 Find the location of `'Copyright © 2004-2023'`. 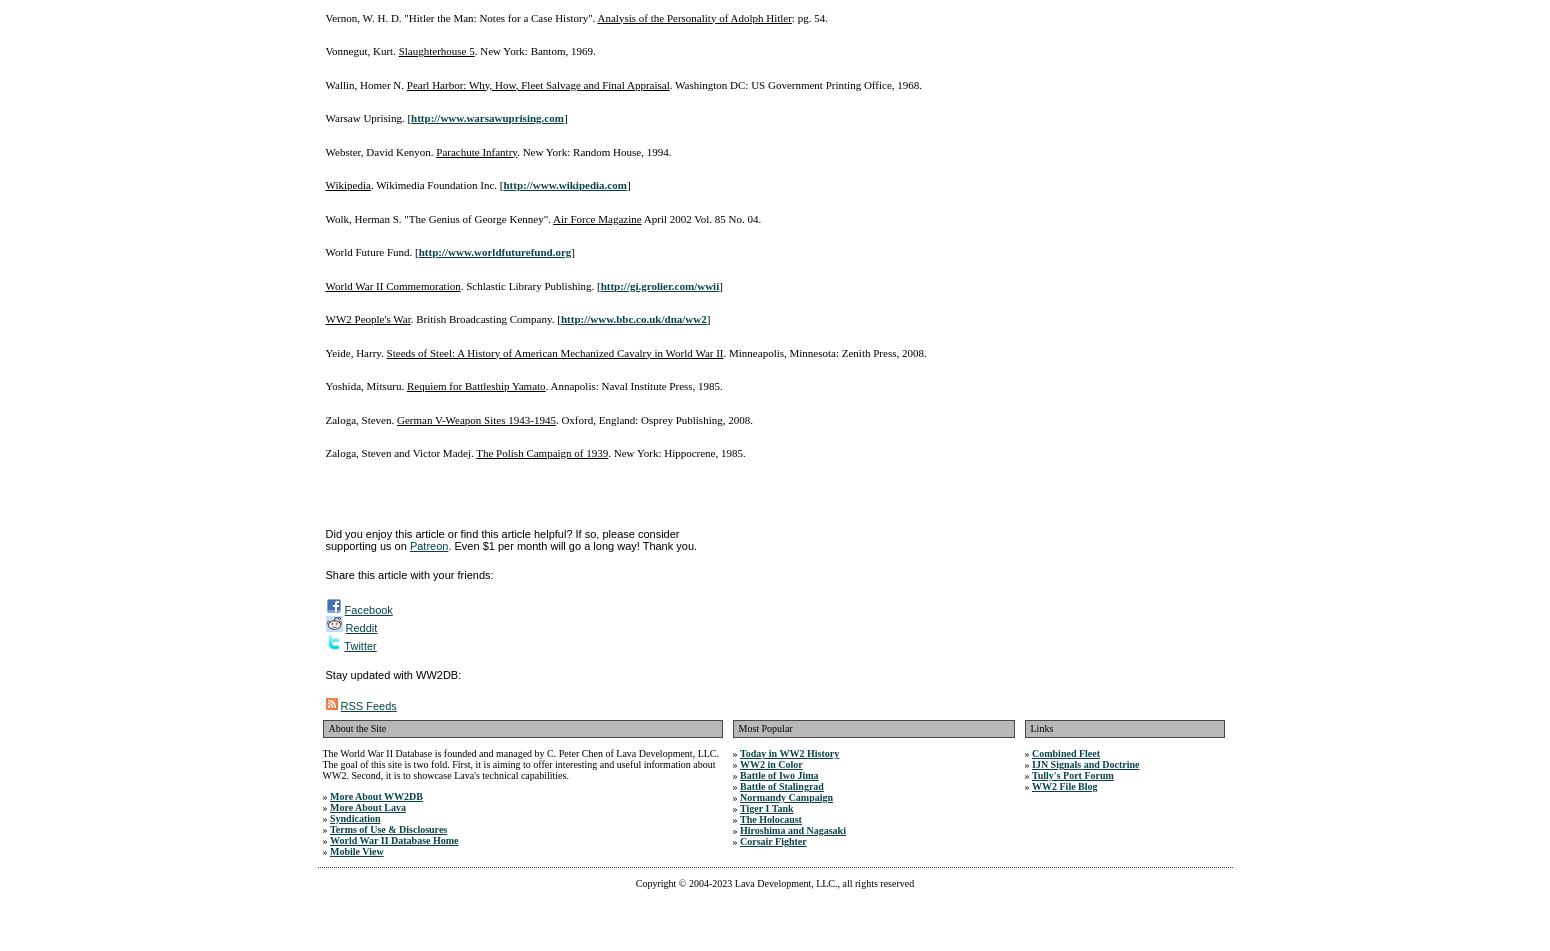

'Copyright © 2004-2023' is located at coordinates (683, 882).